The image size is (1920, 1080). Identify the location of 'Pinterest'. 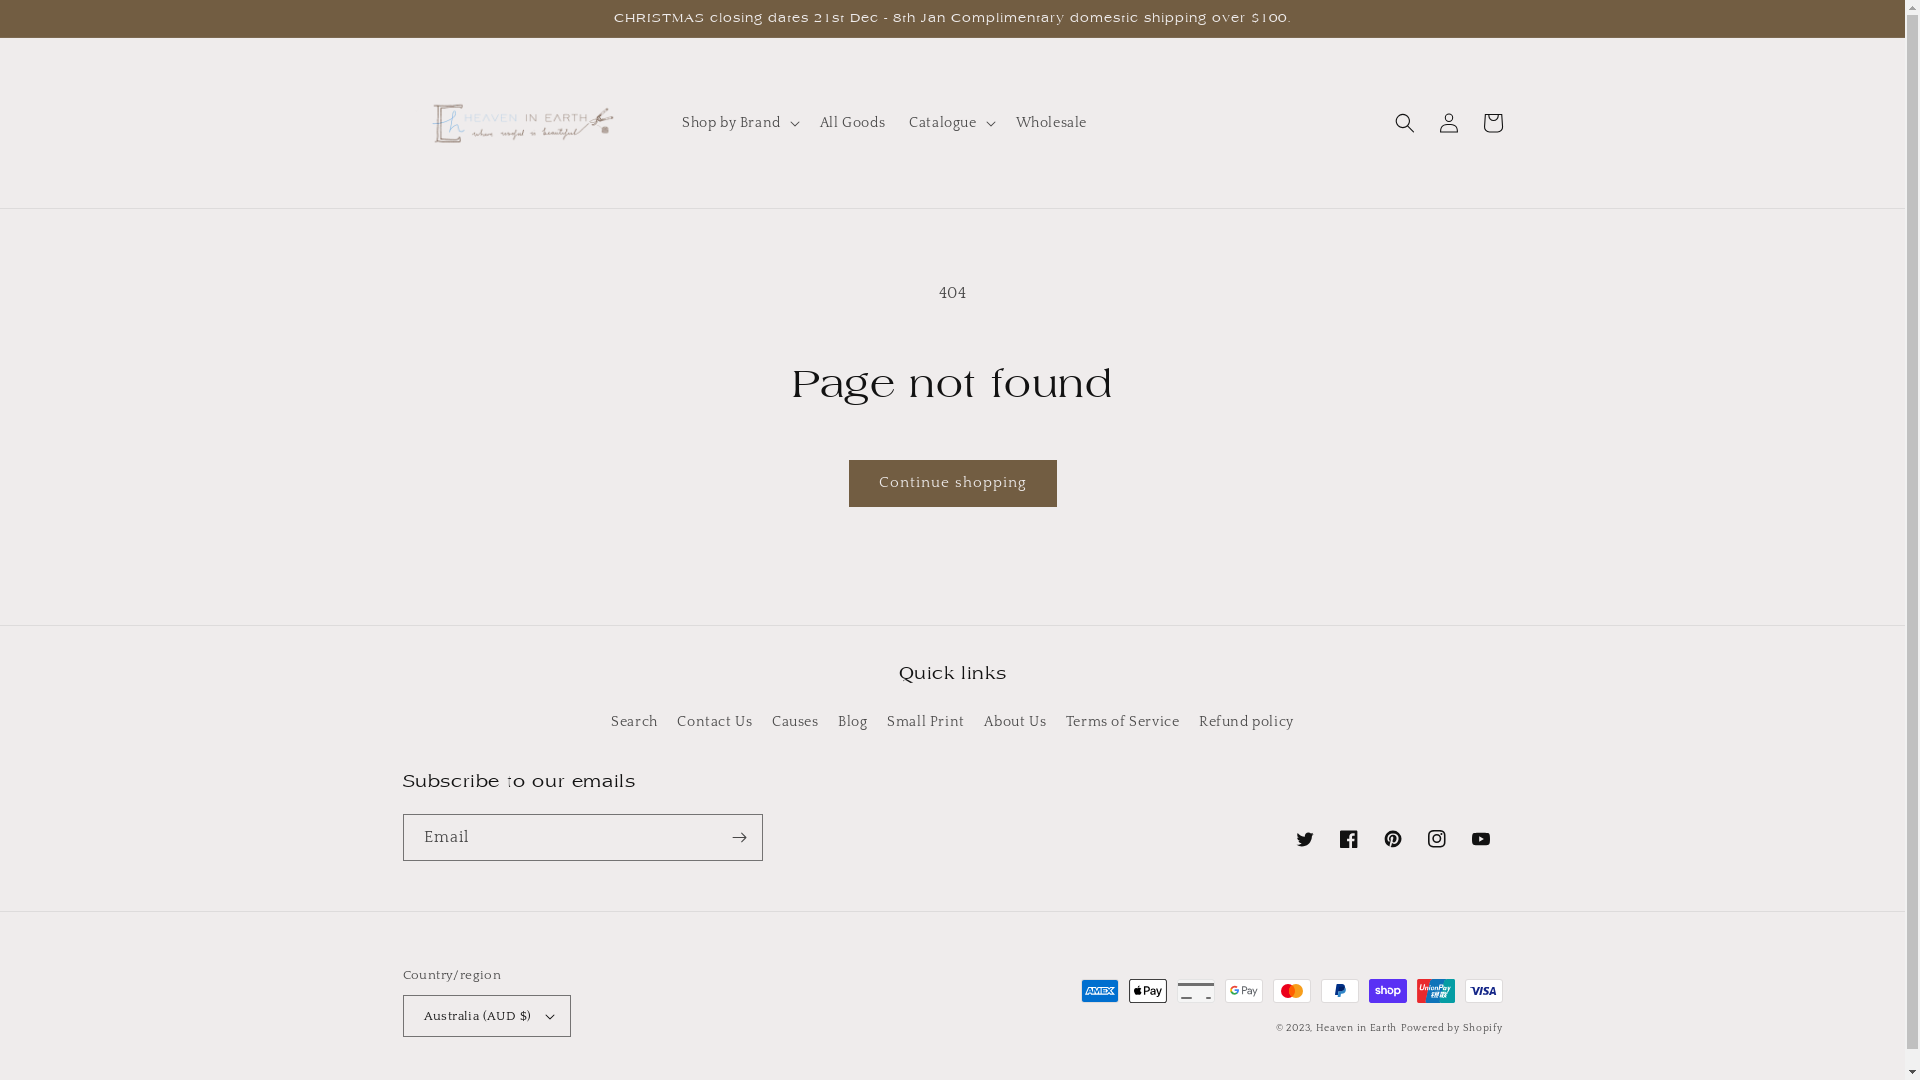
(1391, 839).